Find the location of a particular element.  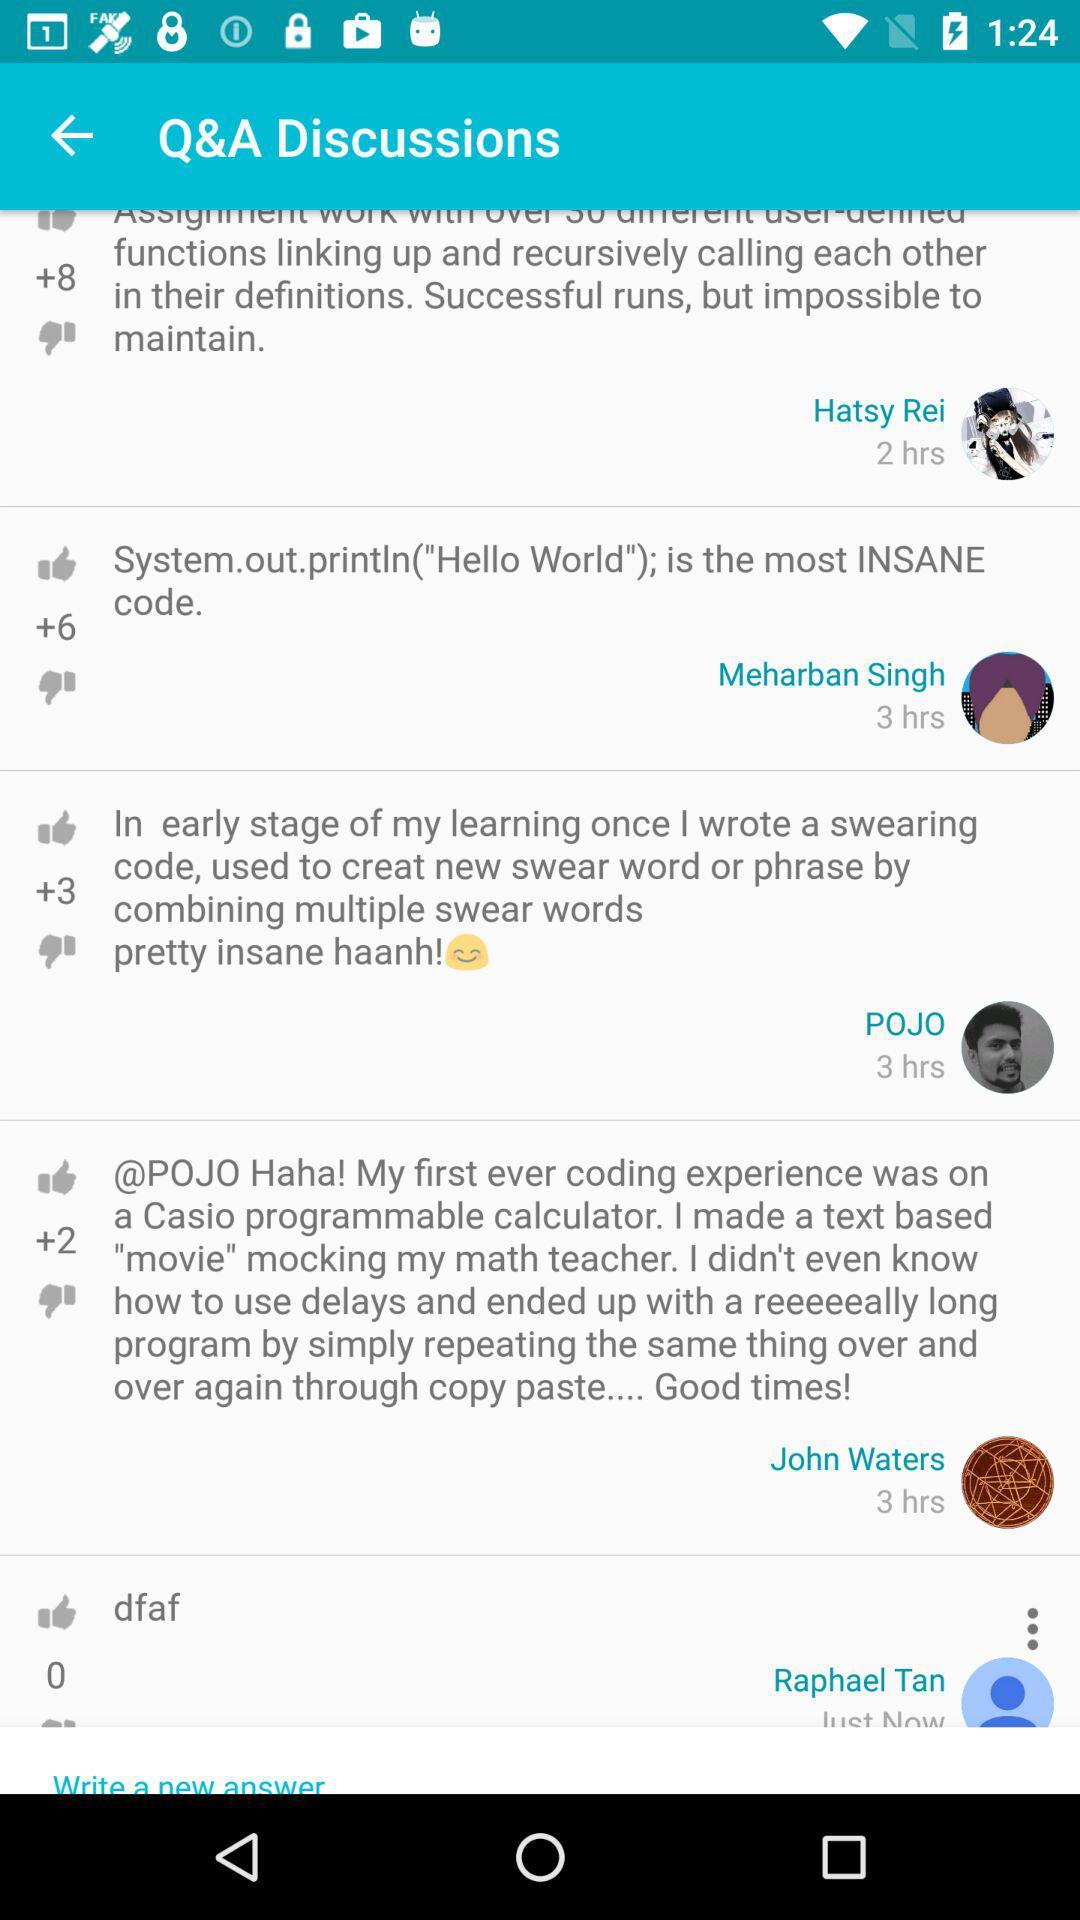

dislike displayed answer is located at coordinates (55, 338).